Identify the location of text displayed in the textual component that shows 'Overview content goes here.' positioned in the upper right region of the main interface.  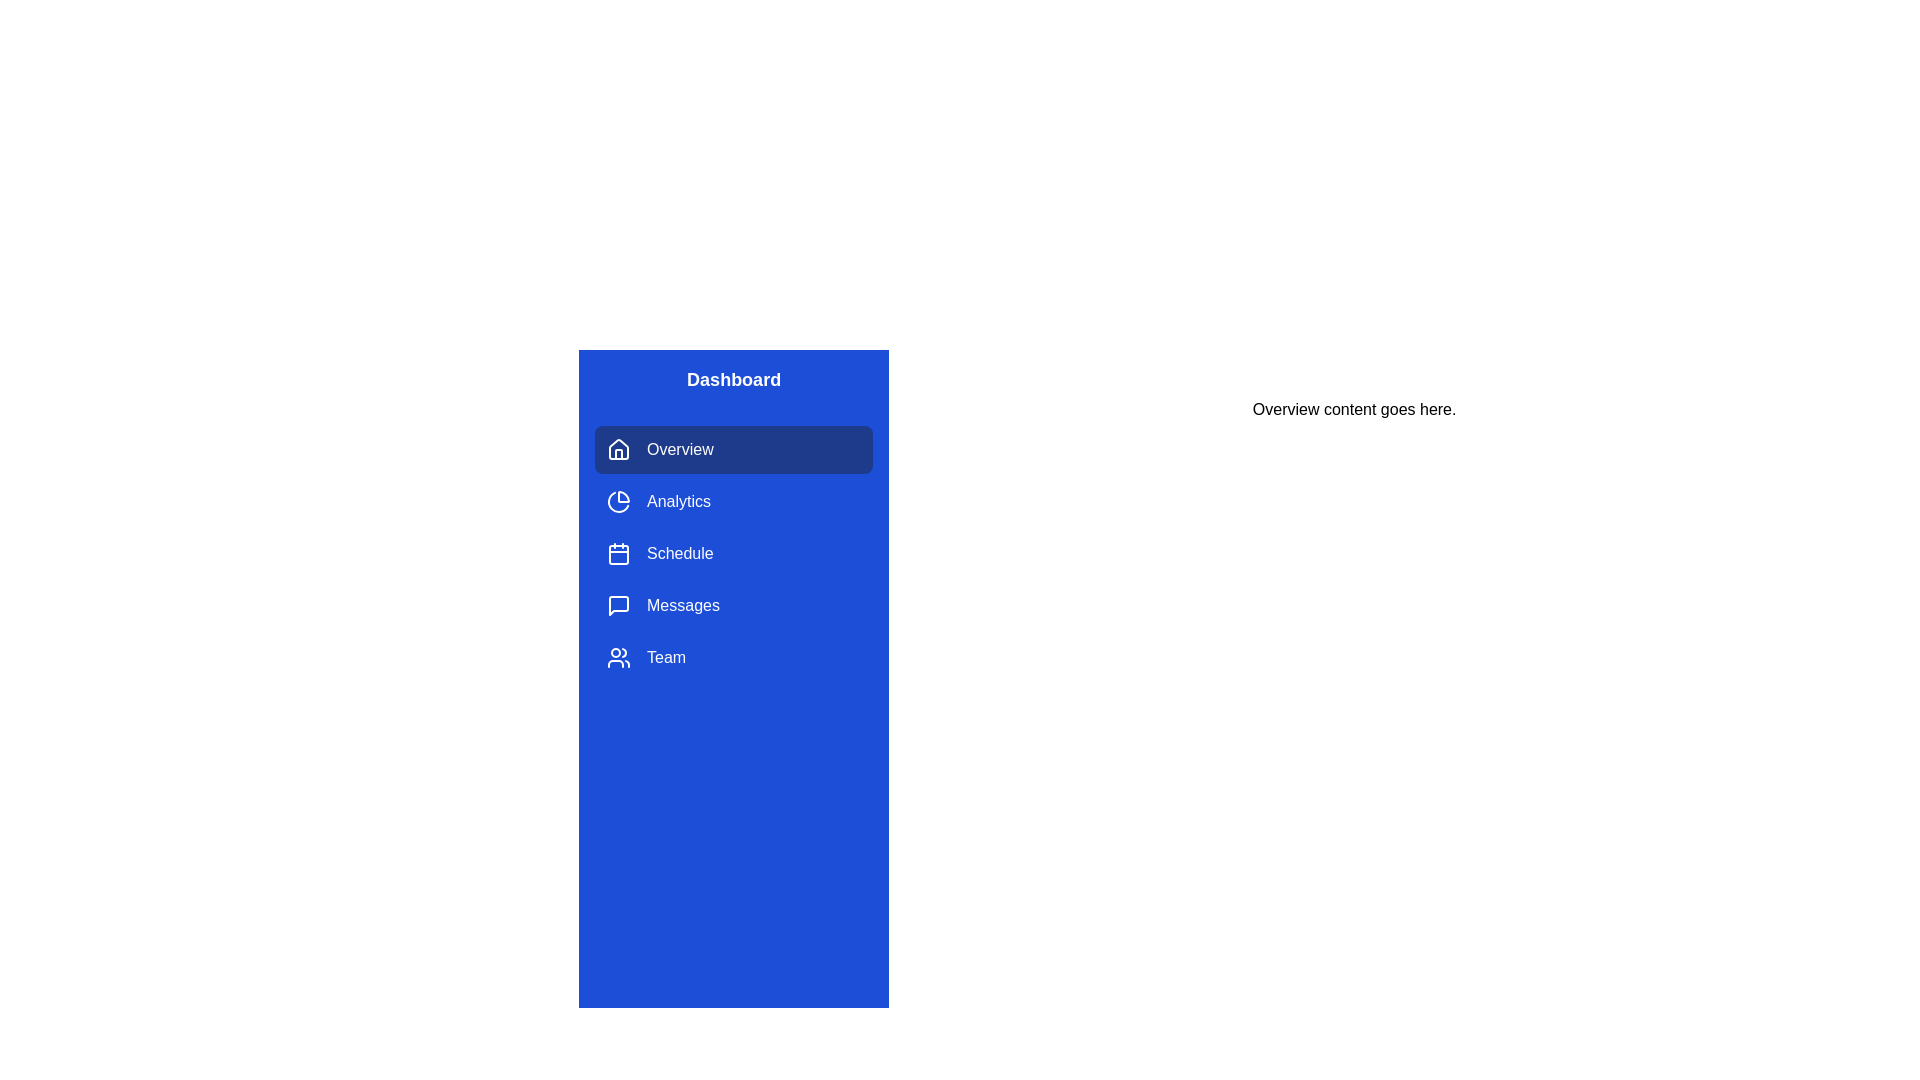
(1354, 408).